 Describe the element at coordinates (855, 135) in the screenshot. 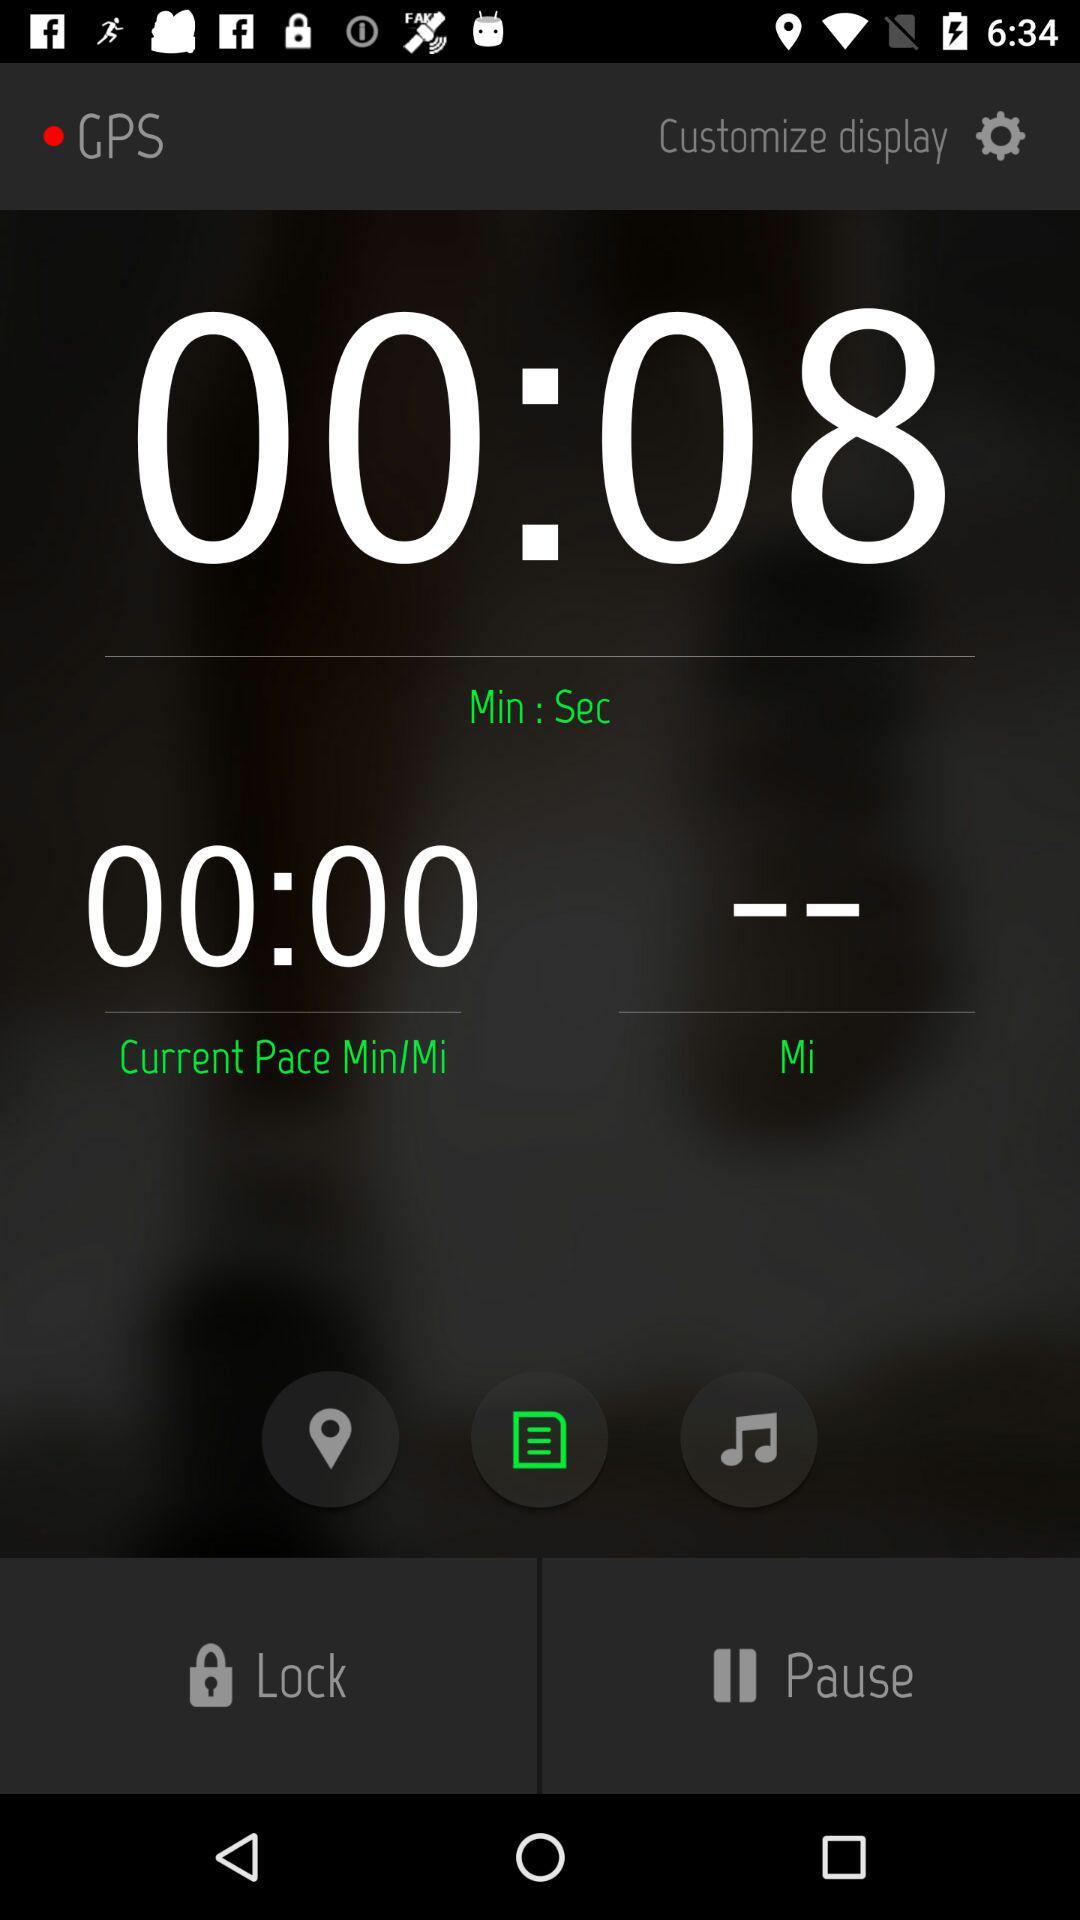

I see `the item next to gps` at that location.